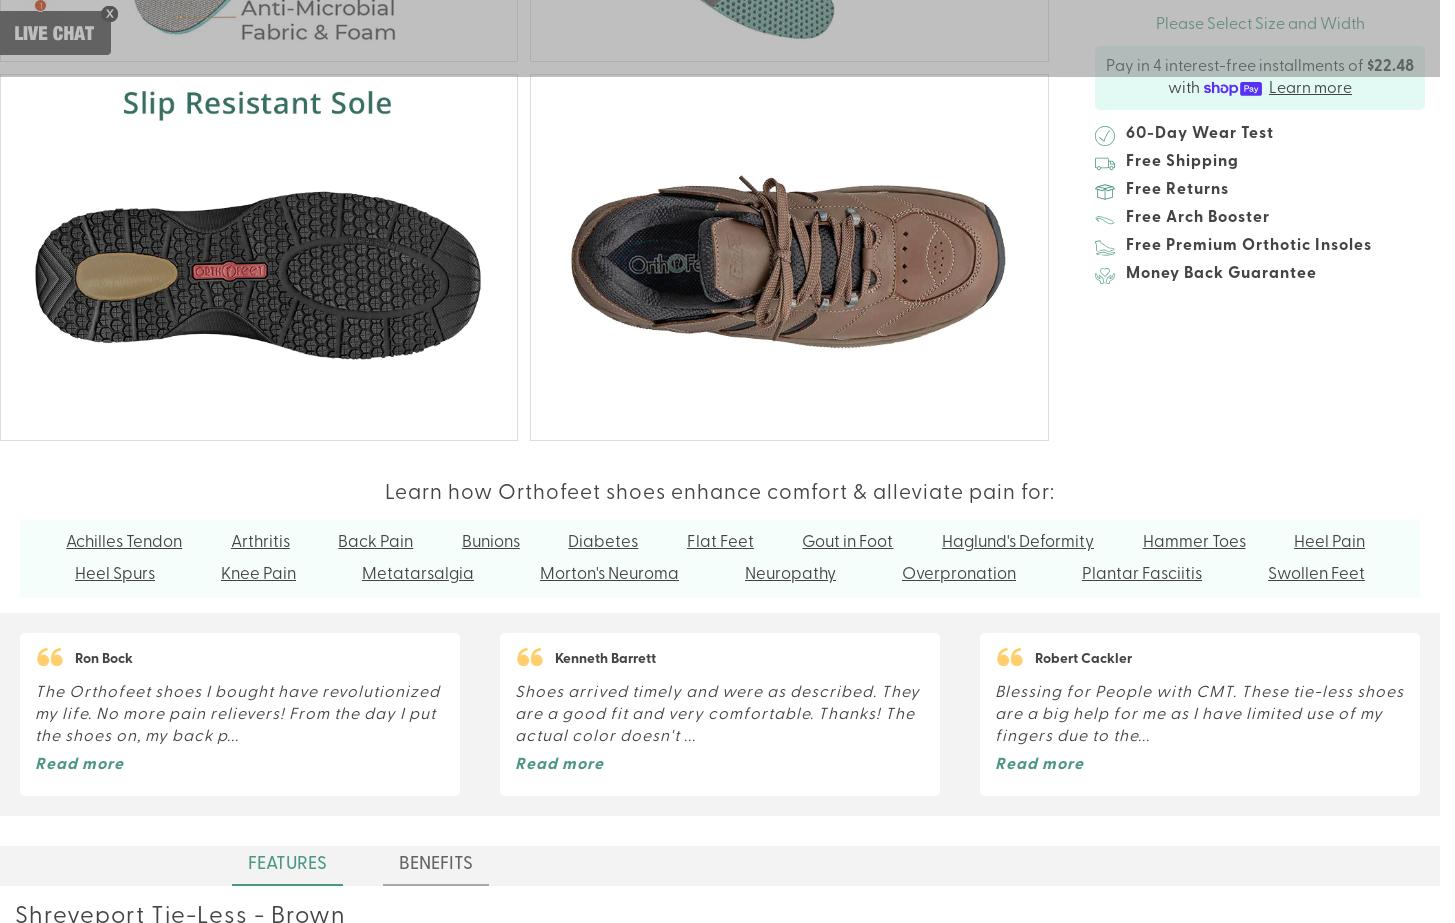 The width and height of the screenshot is (1455, 923). I want to click on '60-Day Wear Test', so click(1125, 134).